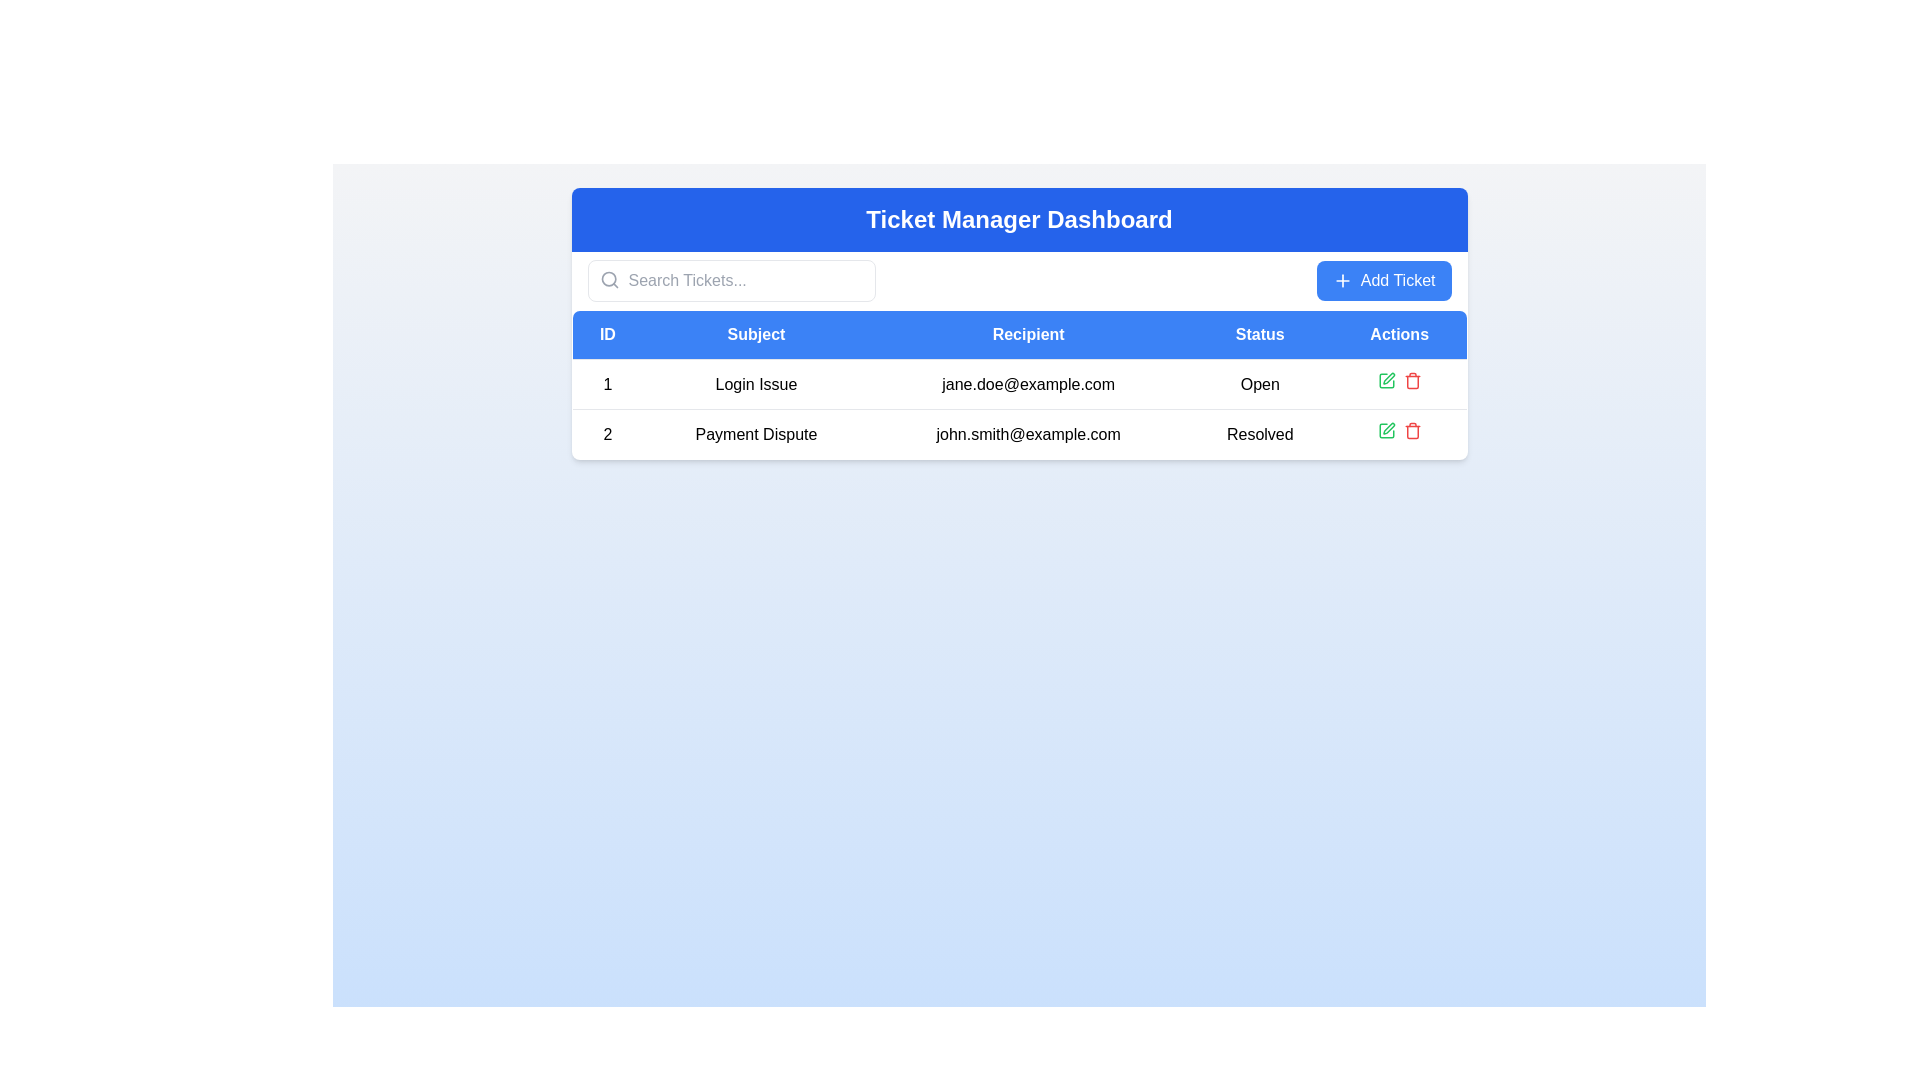  Describe the element at coordinates (1342, 281) in the screenshot. I see `the plus icon located to the left of the 'Add Ticket' text inside the blue rectangular button in the top-right corner of the interface` at that location.